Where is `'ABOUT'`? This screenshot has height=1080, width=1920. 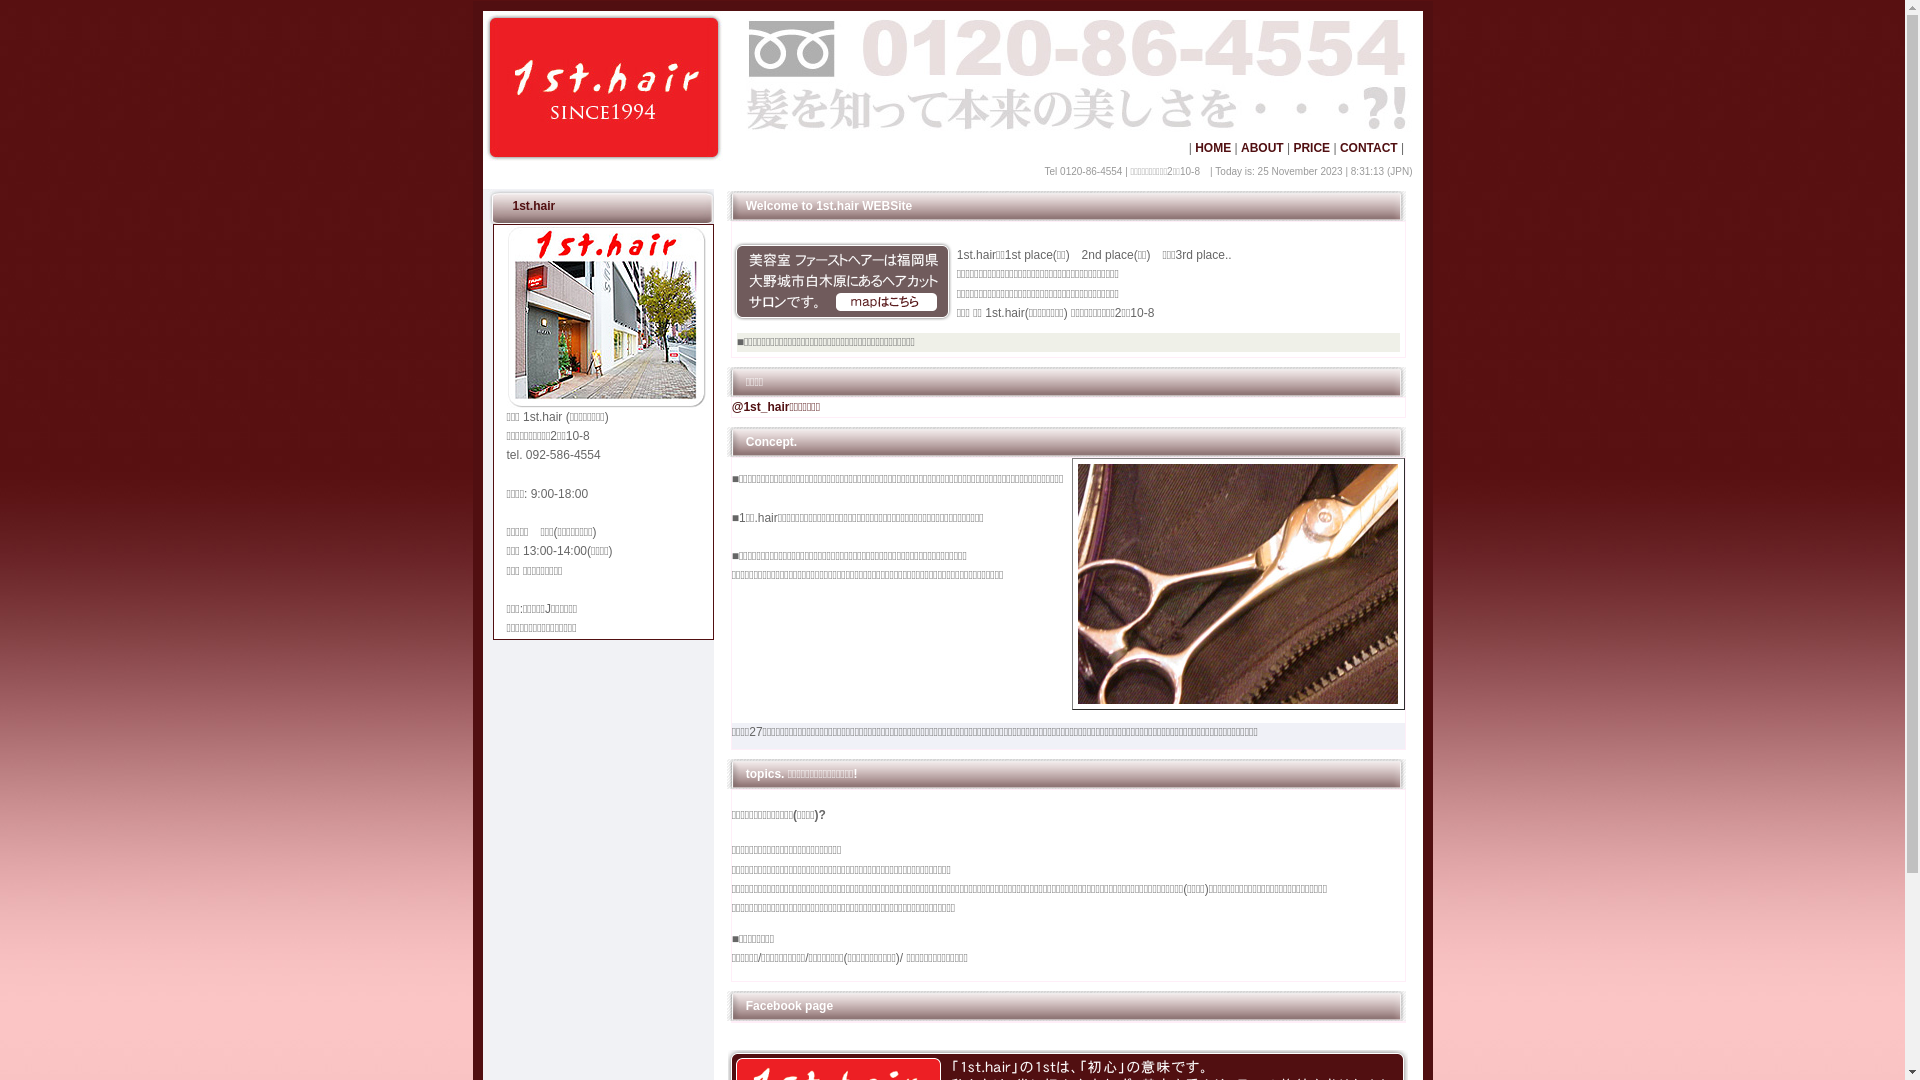 'ABOUT' is located at coordinates (1240, 146).